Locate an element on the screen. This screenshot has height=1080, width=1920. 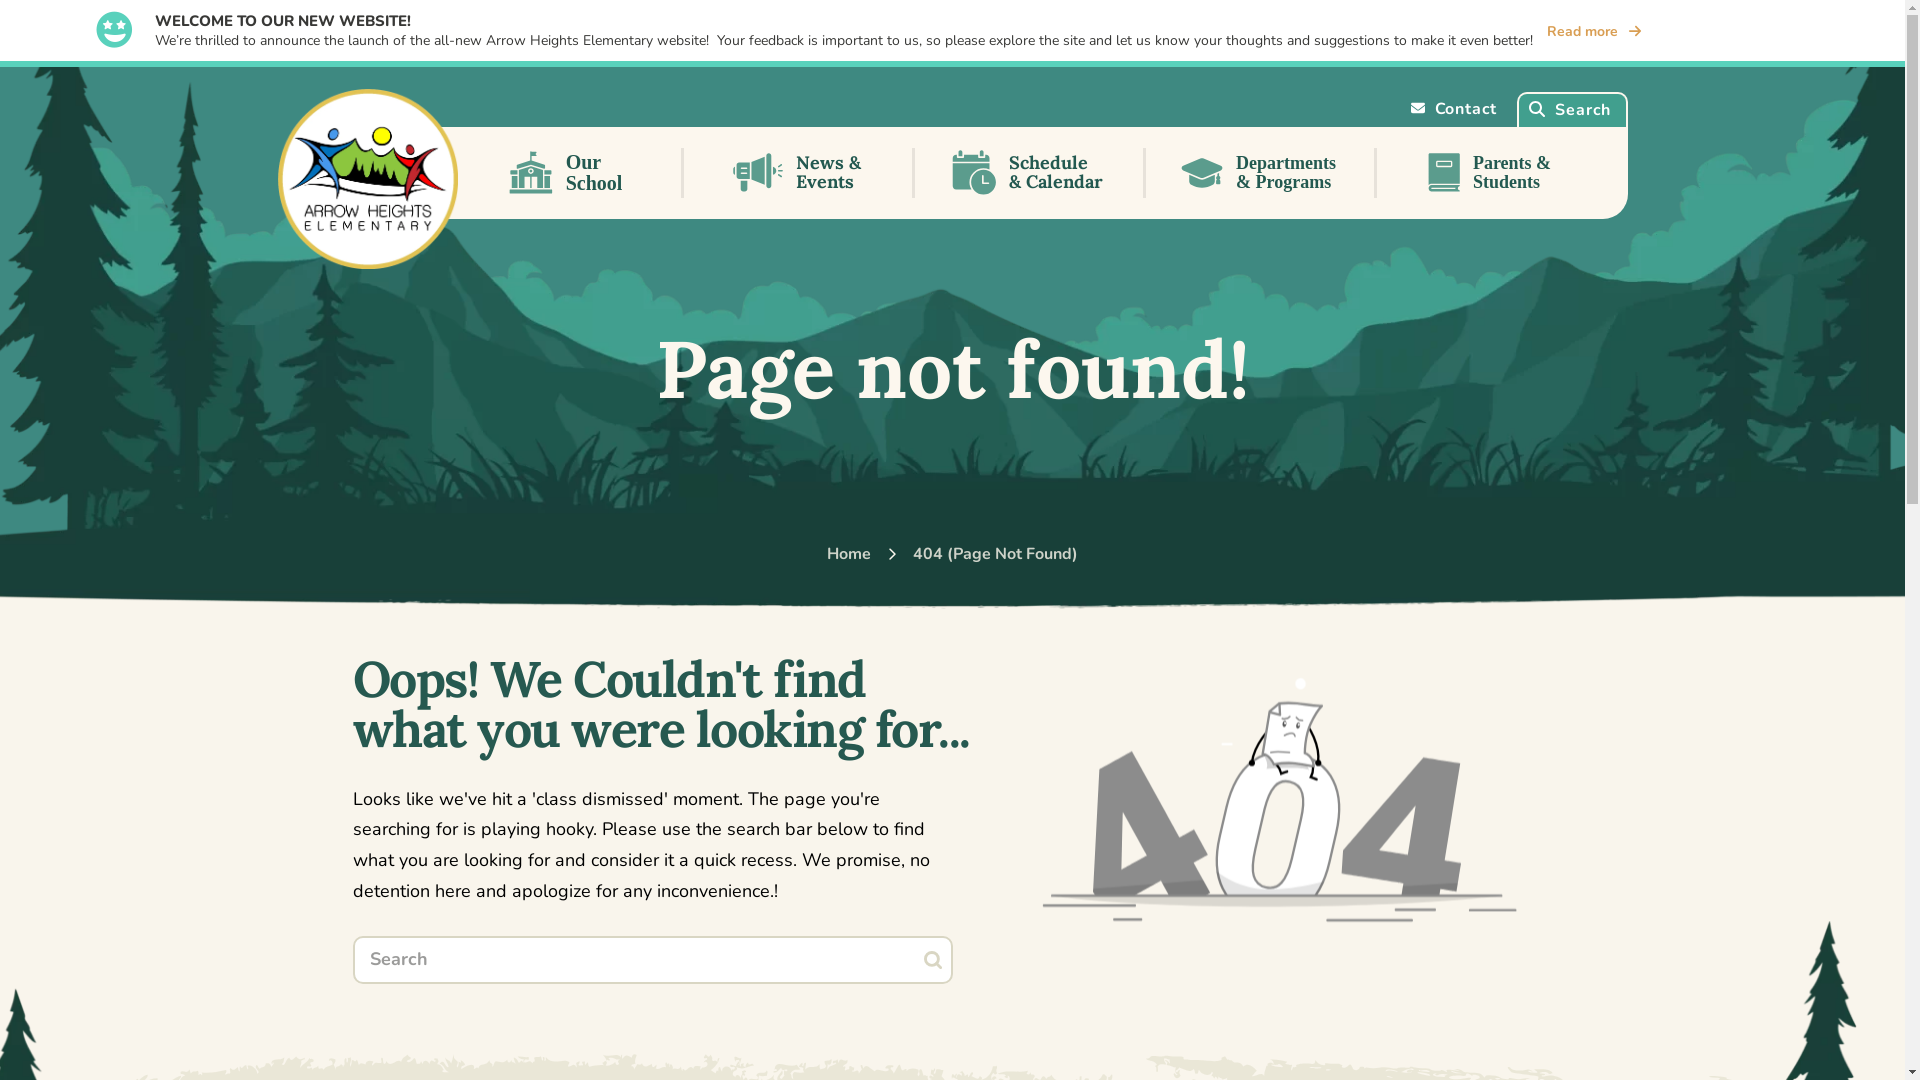
'Schedule is located at coordinates (1029, 172).